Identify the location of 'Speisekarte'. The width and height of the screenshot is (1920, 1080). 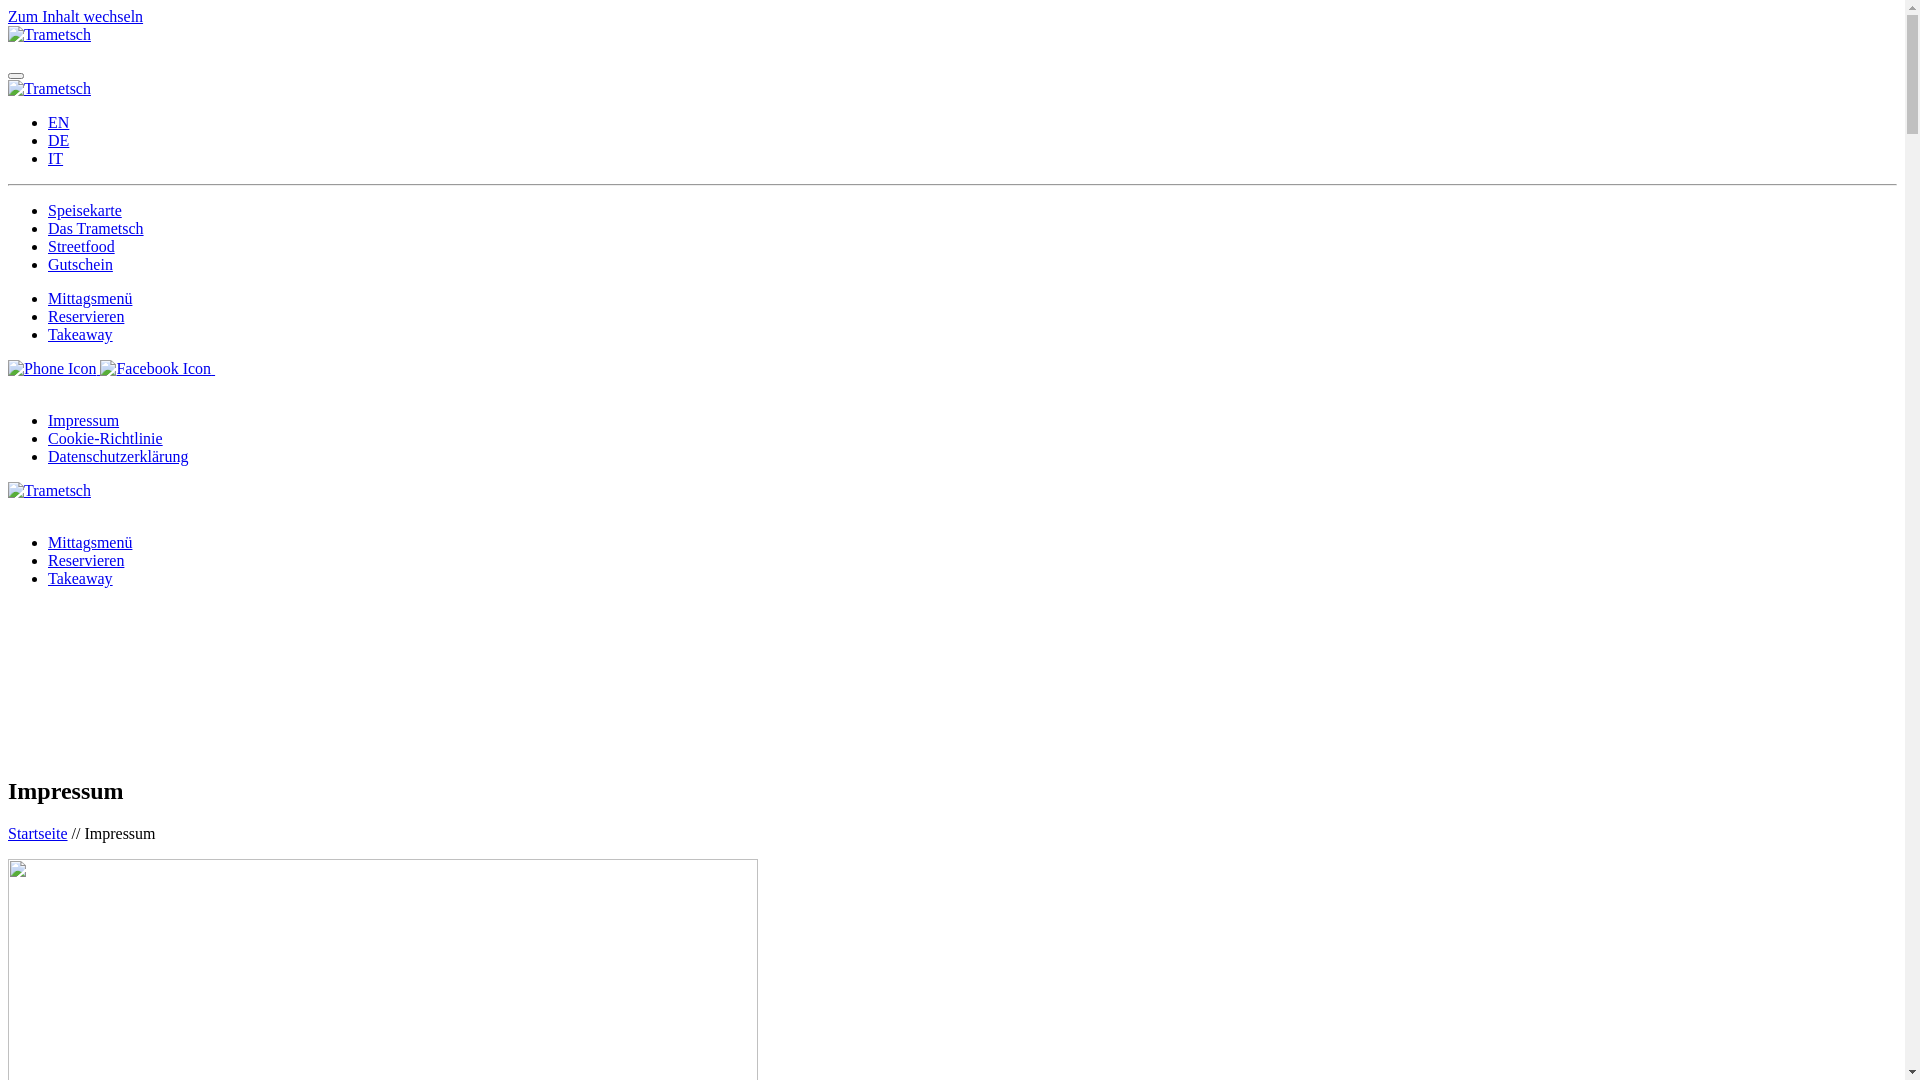
(48, 210).